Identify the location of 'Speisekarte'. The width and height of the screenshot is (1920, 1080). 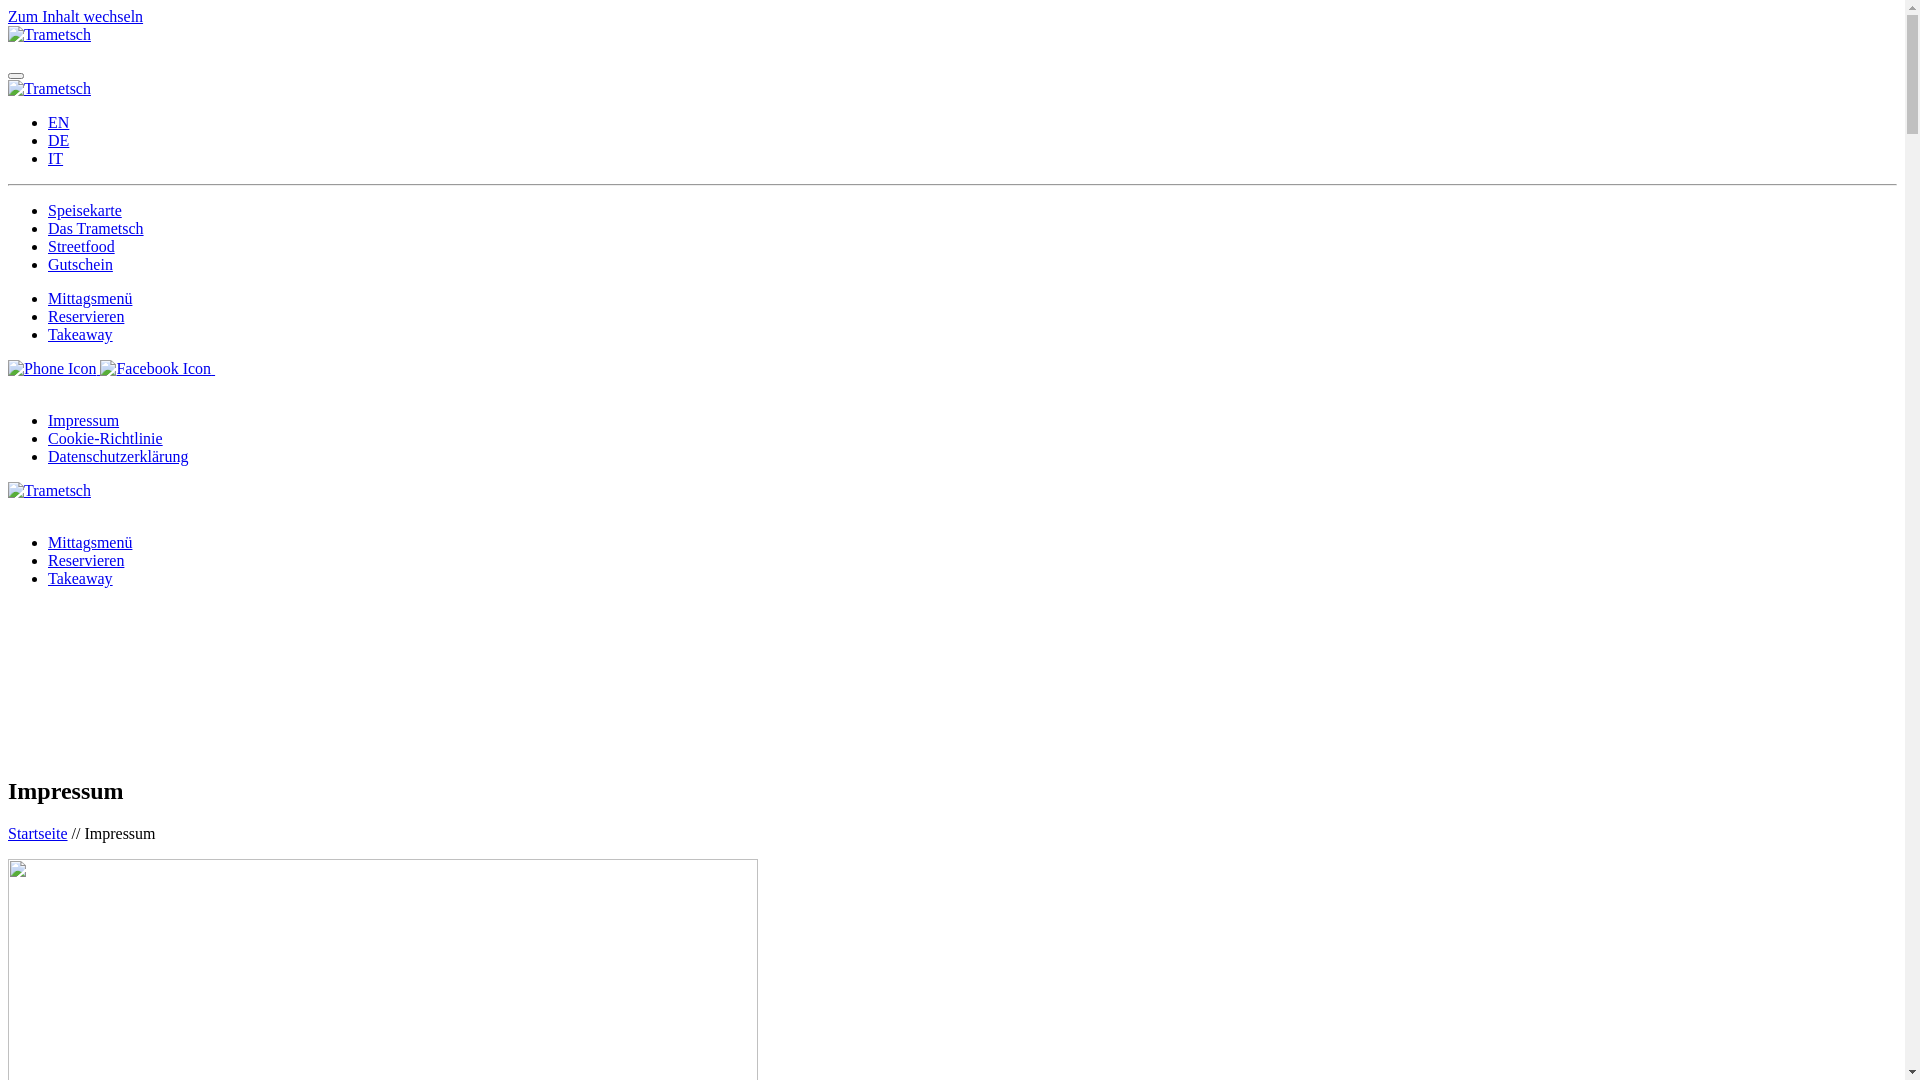
(48, 210).